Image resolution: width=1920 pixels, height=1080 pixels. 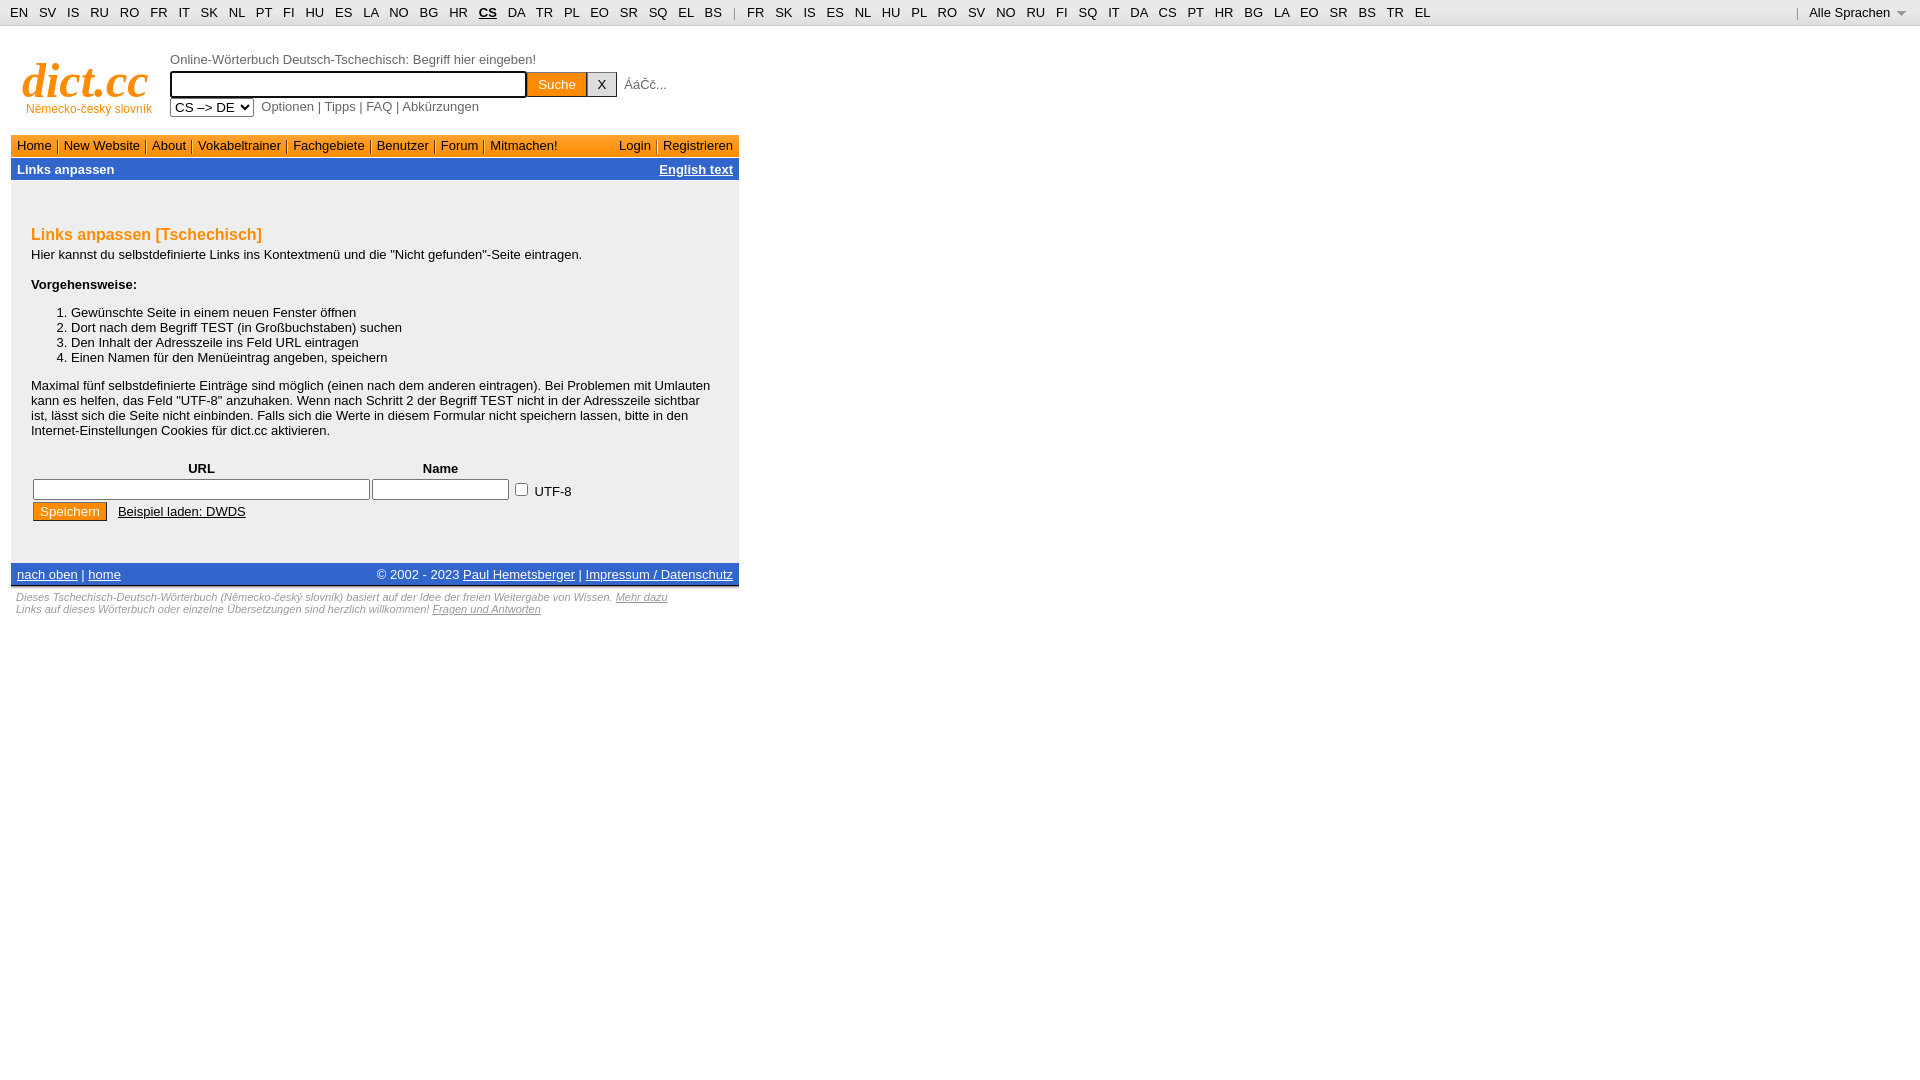 What do you see at coordinates (863, 12) in the screenshot?
I see `'NL'` at bounding box center [863, 12].